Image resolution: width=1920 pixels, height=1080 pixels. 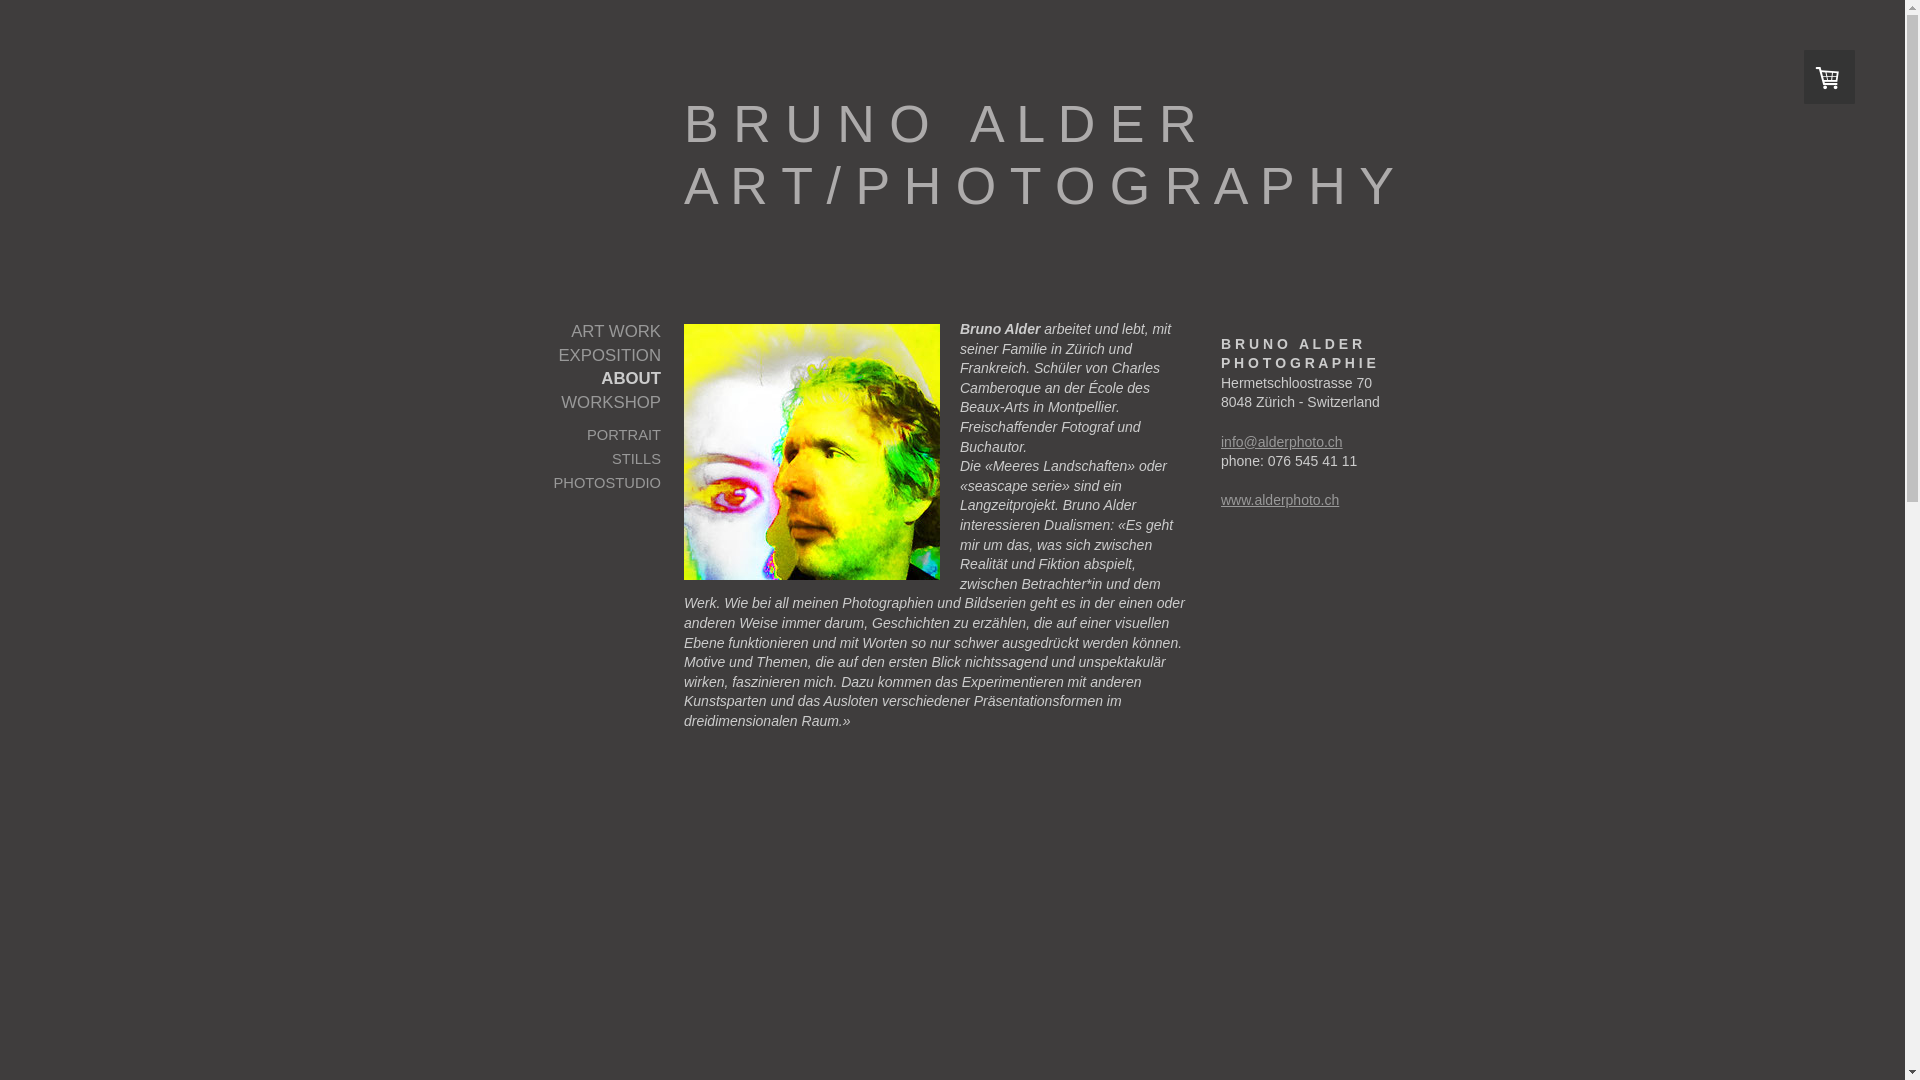 I want to click on 'WORKSHOP', so click(x=486, y=402).